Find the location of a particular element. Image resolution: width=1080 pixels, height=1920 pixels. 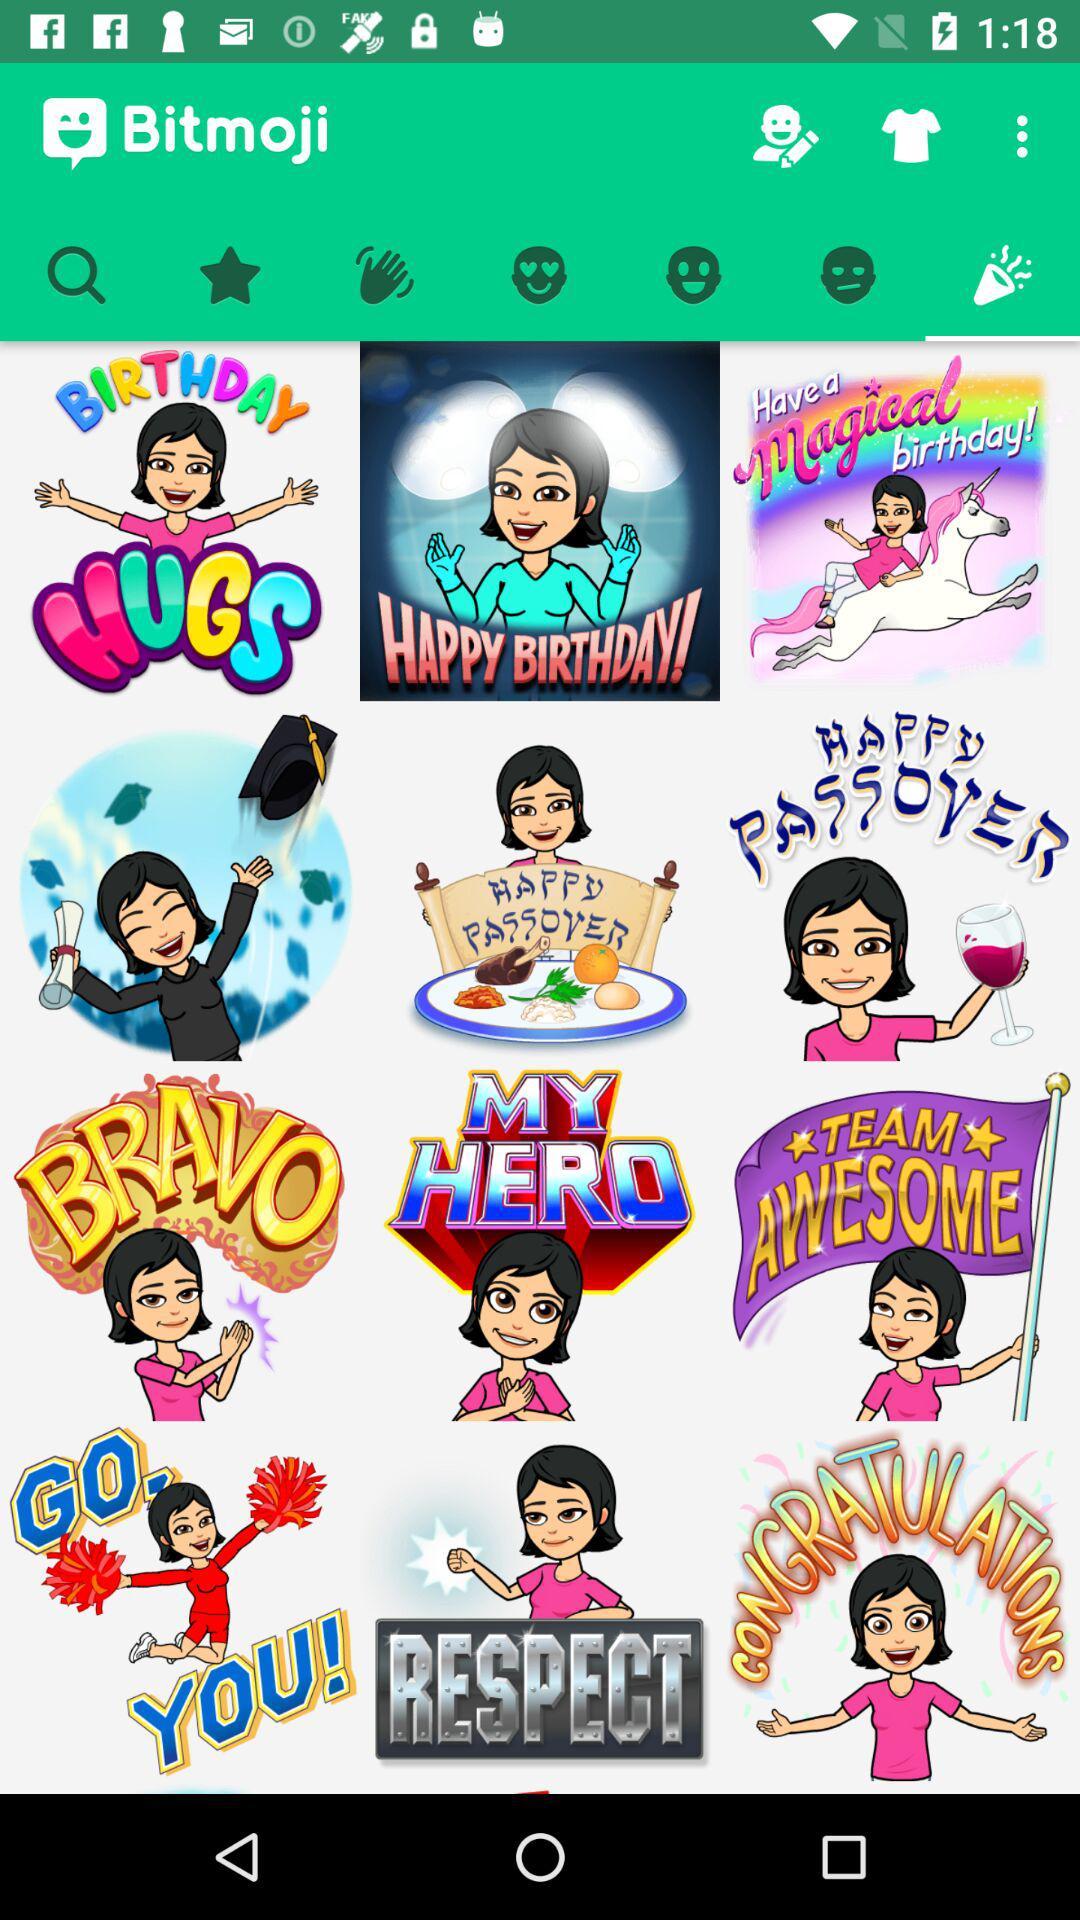

option is located at coordinates (898, 1601).